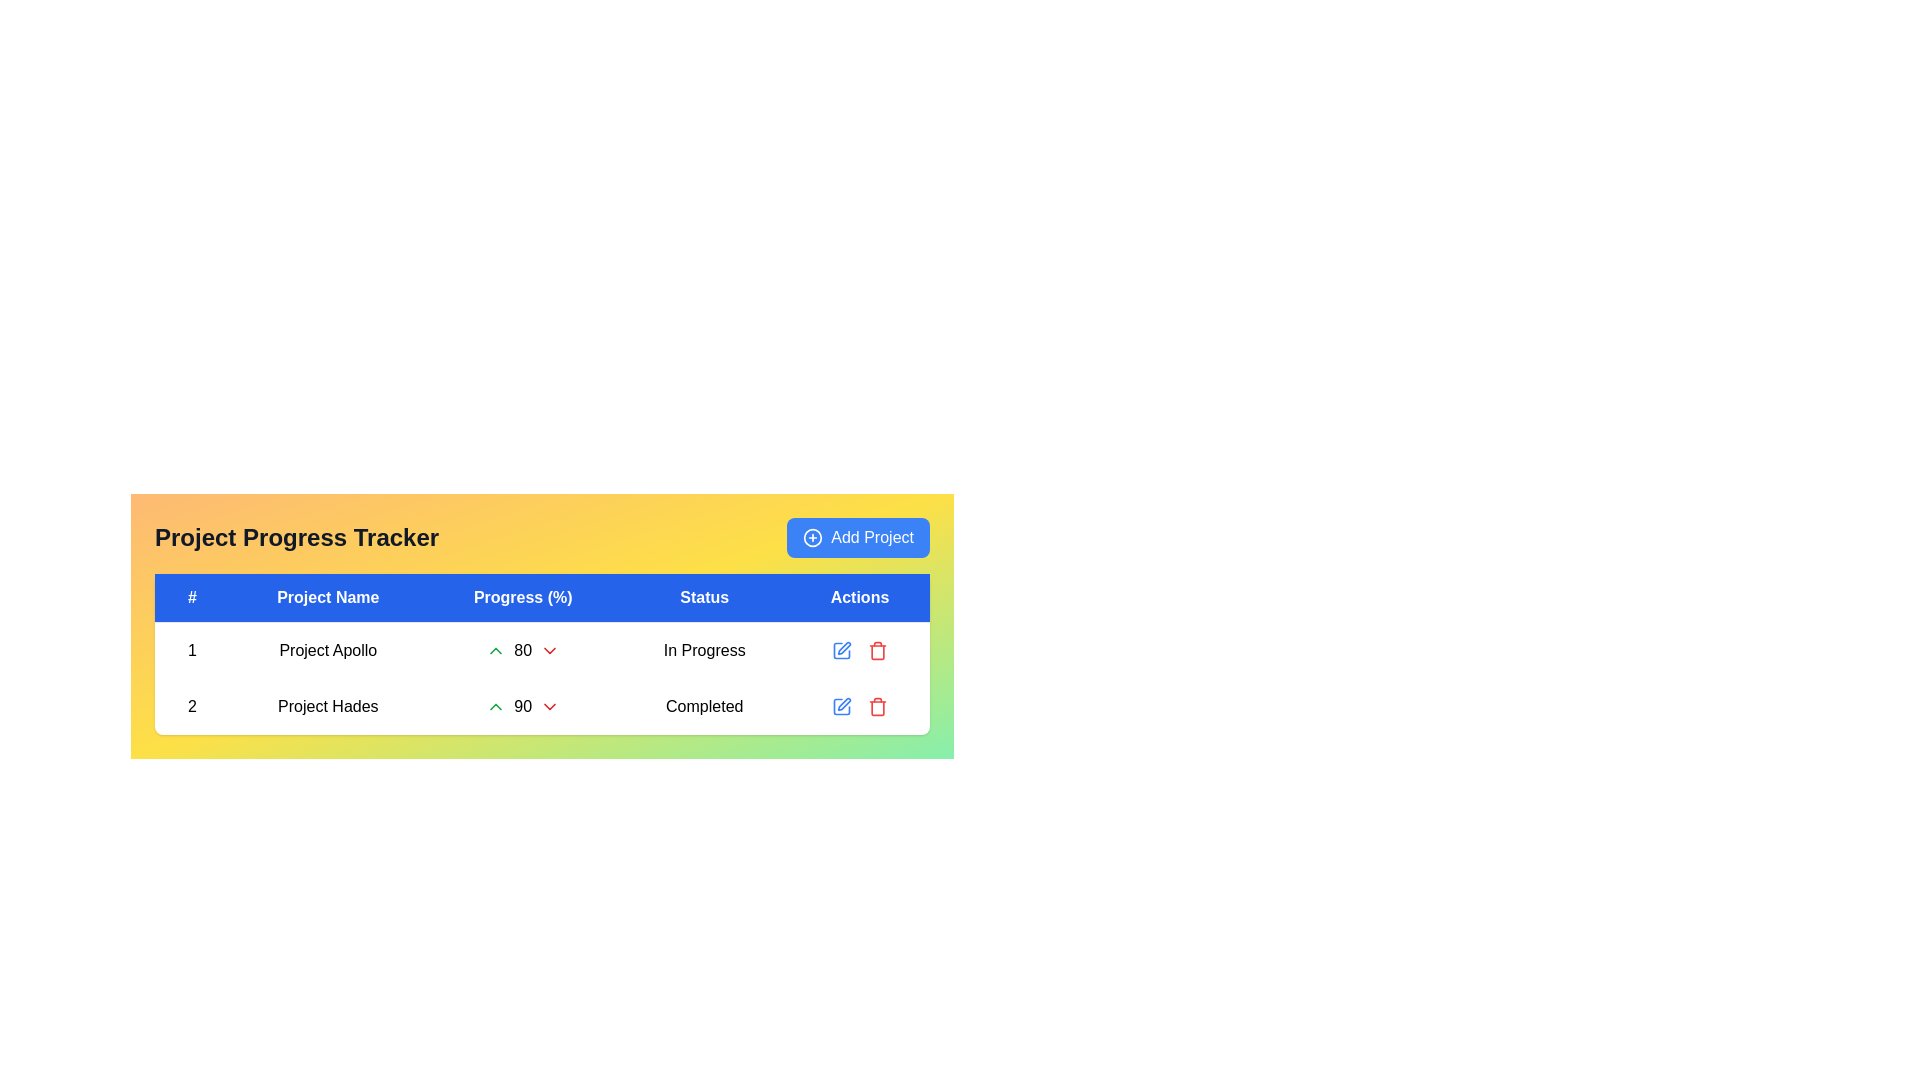 This screenshot has height=1080, width=1920. What do you see at coordinates (550, 705) in the screenshot?
I see `the downward-pointing red chevron button located in the second row under the 'Progress (%)' column, directly to the right of the text '90'` at bounding box center [550, 705].